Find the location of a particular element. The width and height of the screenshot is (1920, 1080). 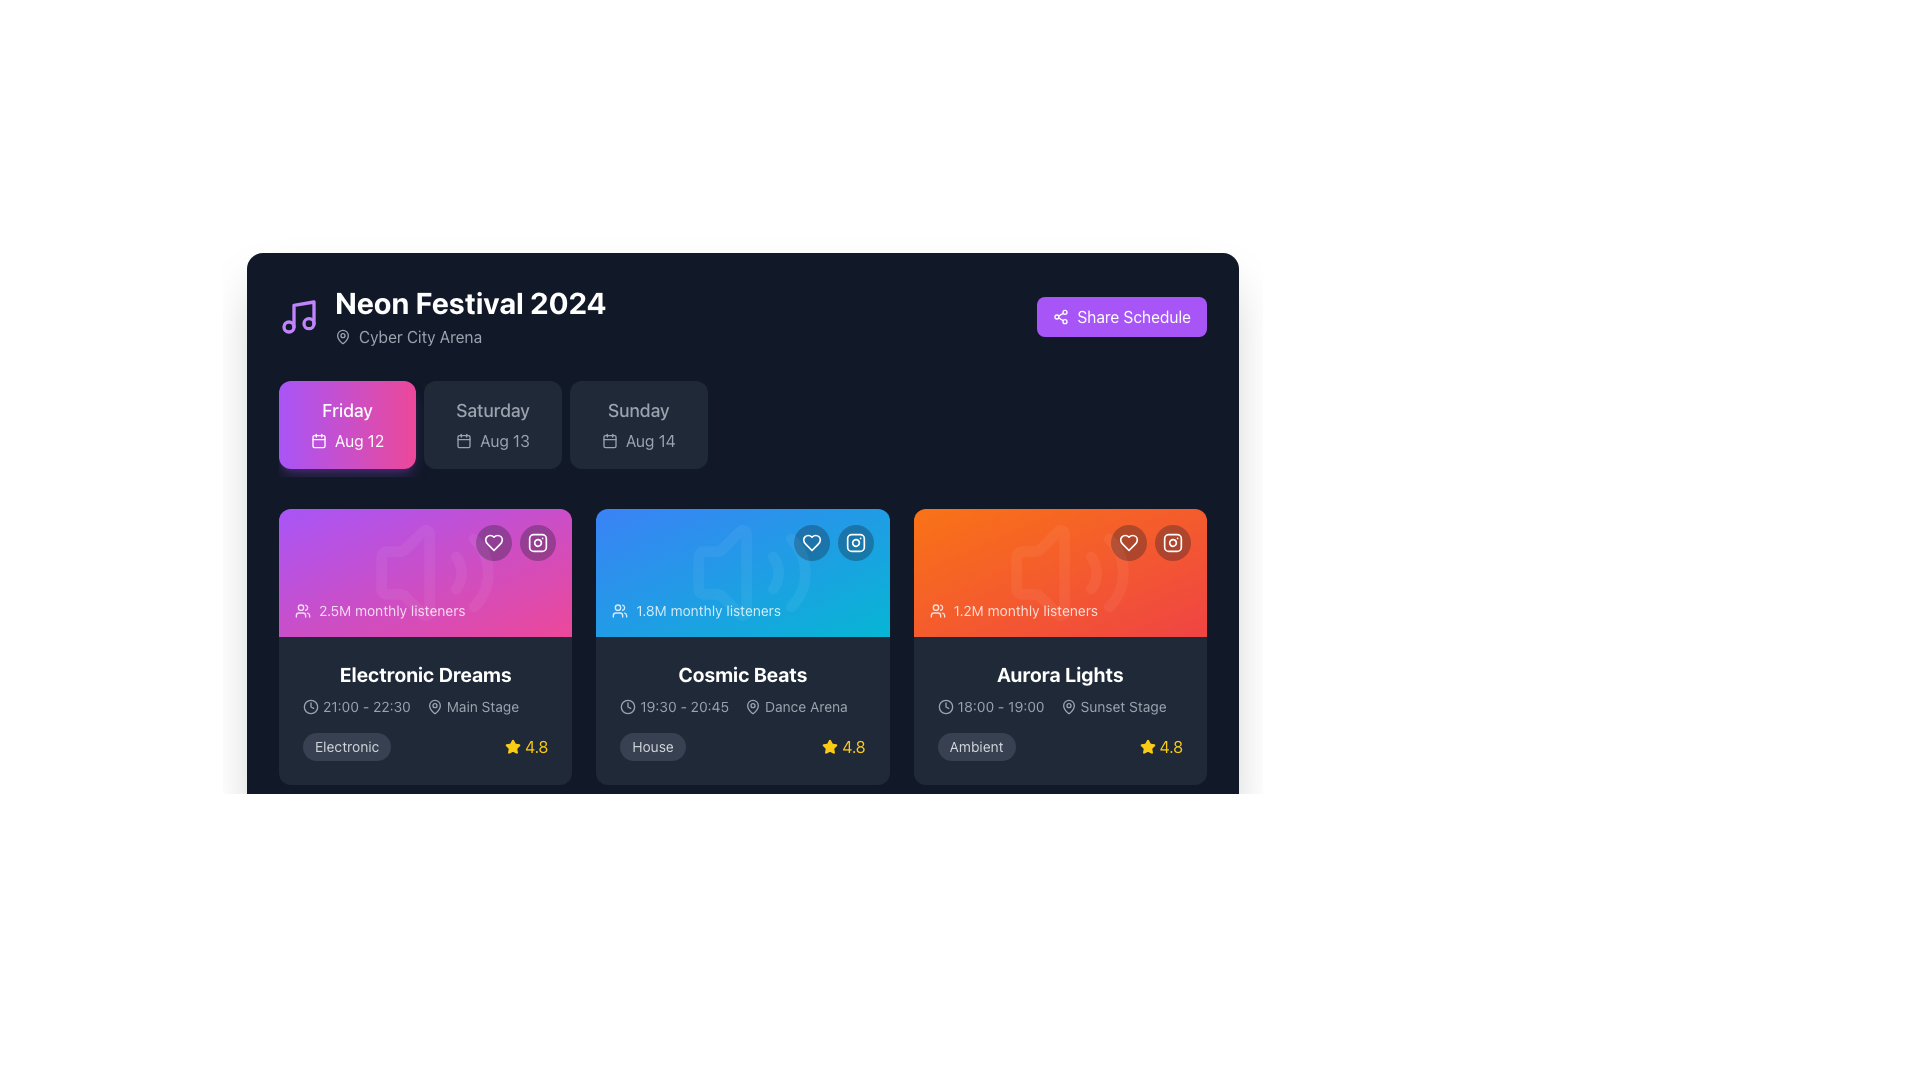

the clock icon within the 'Aurora Lights' event card, which is the leftmost element preceding the text '18:00 - 19:00' is located at coordinates (944, 705).